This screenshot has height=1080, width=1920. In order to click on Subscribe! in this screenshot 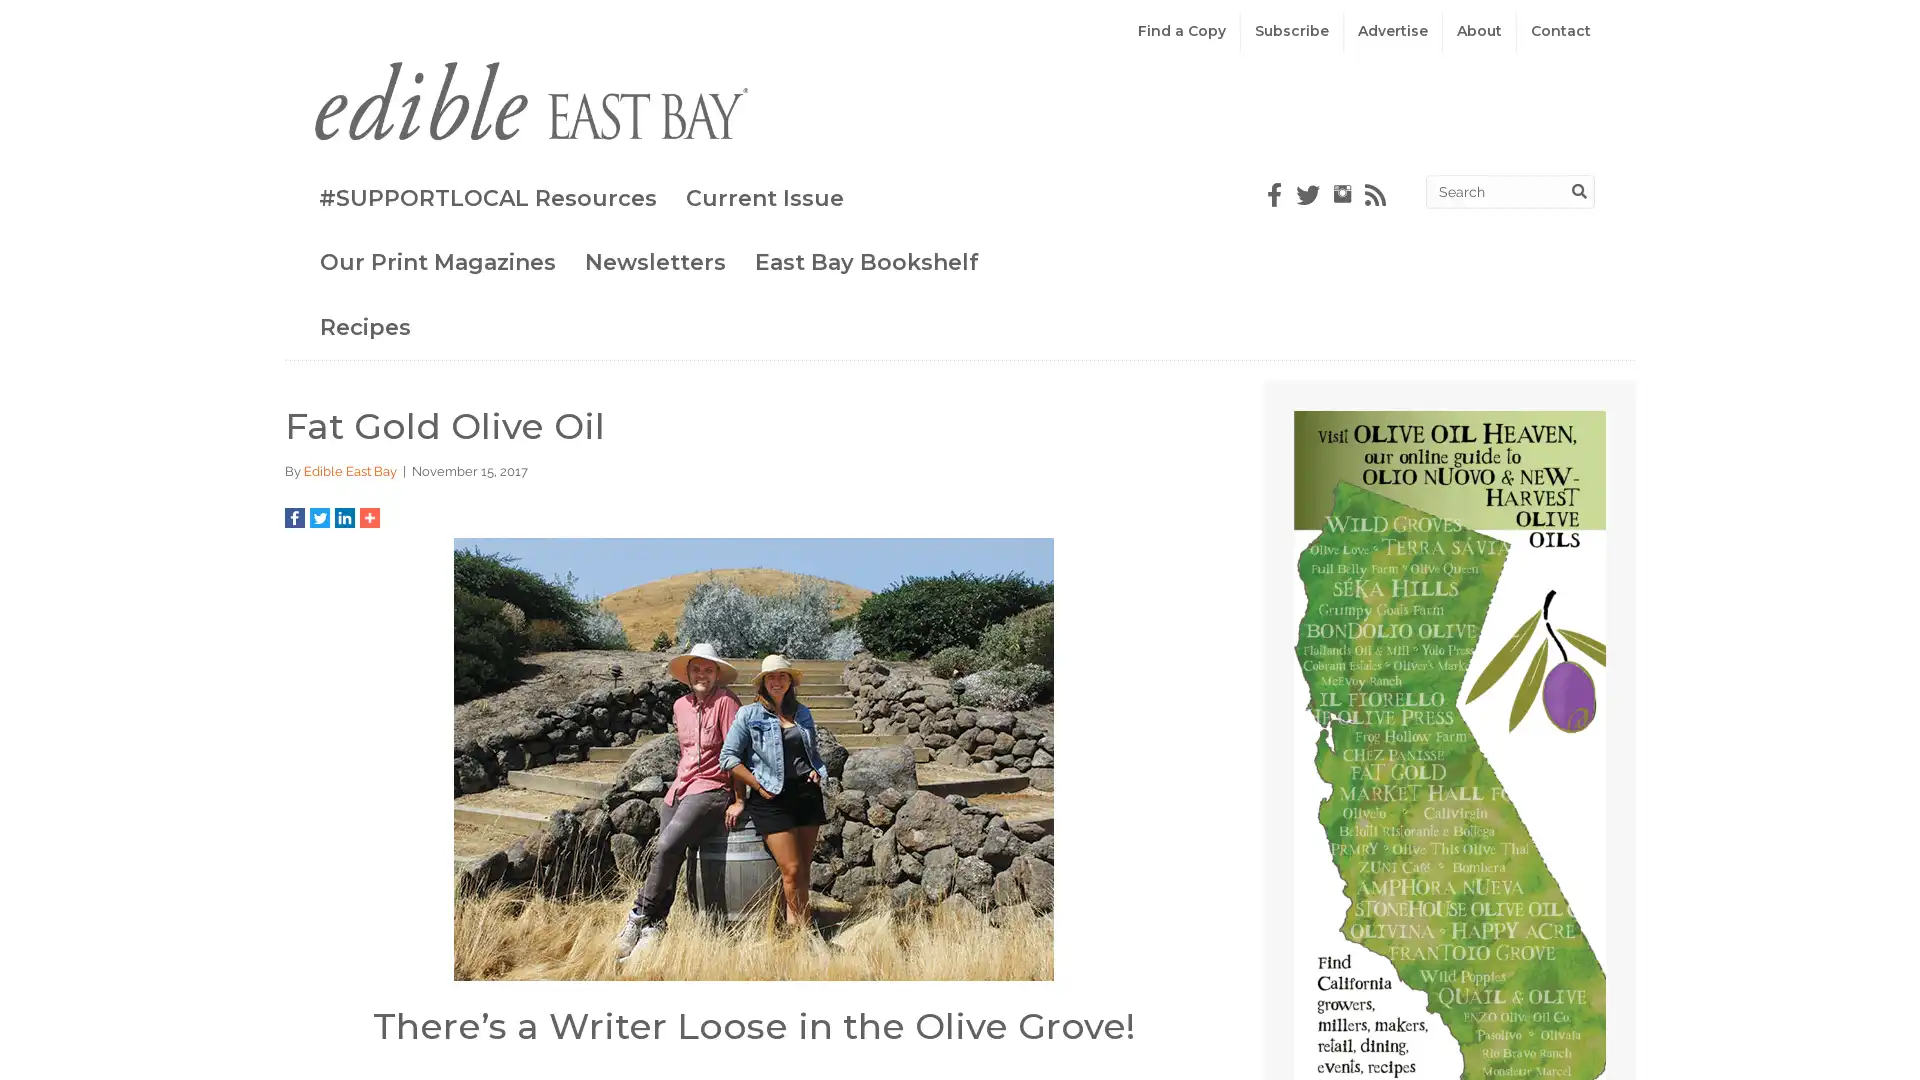, I will do `click(960, 971)`.